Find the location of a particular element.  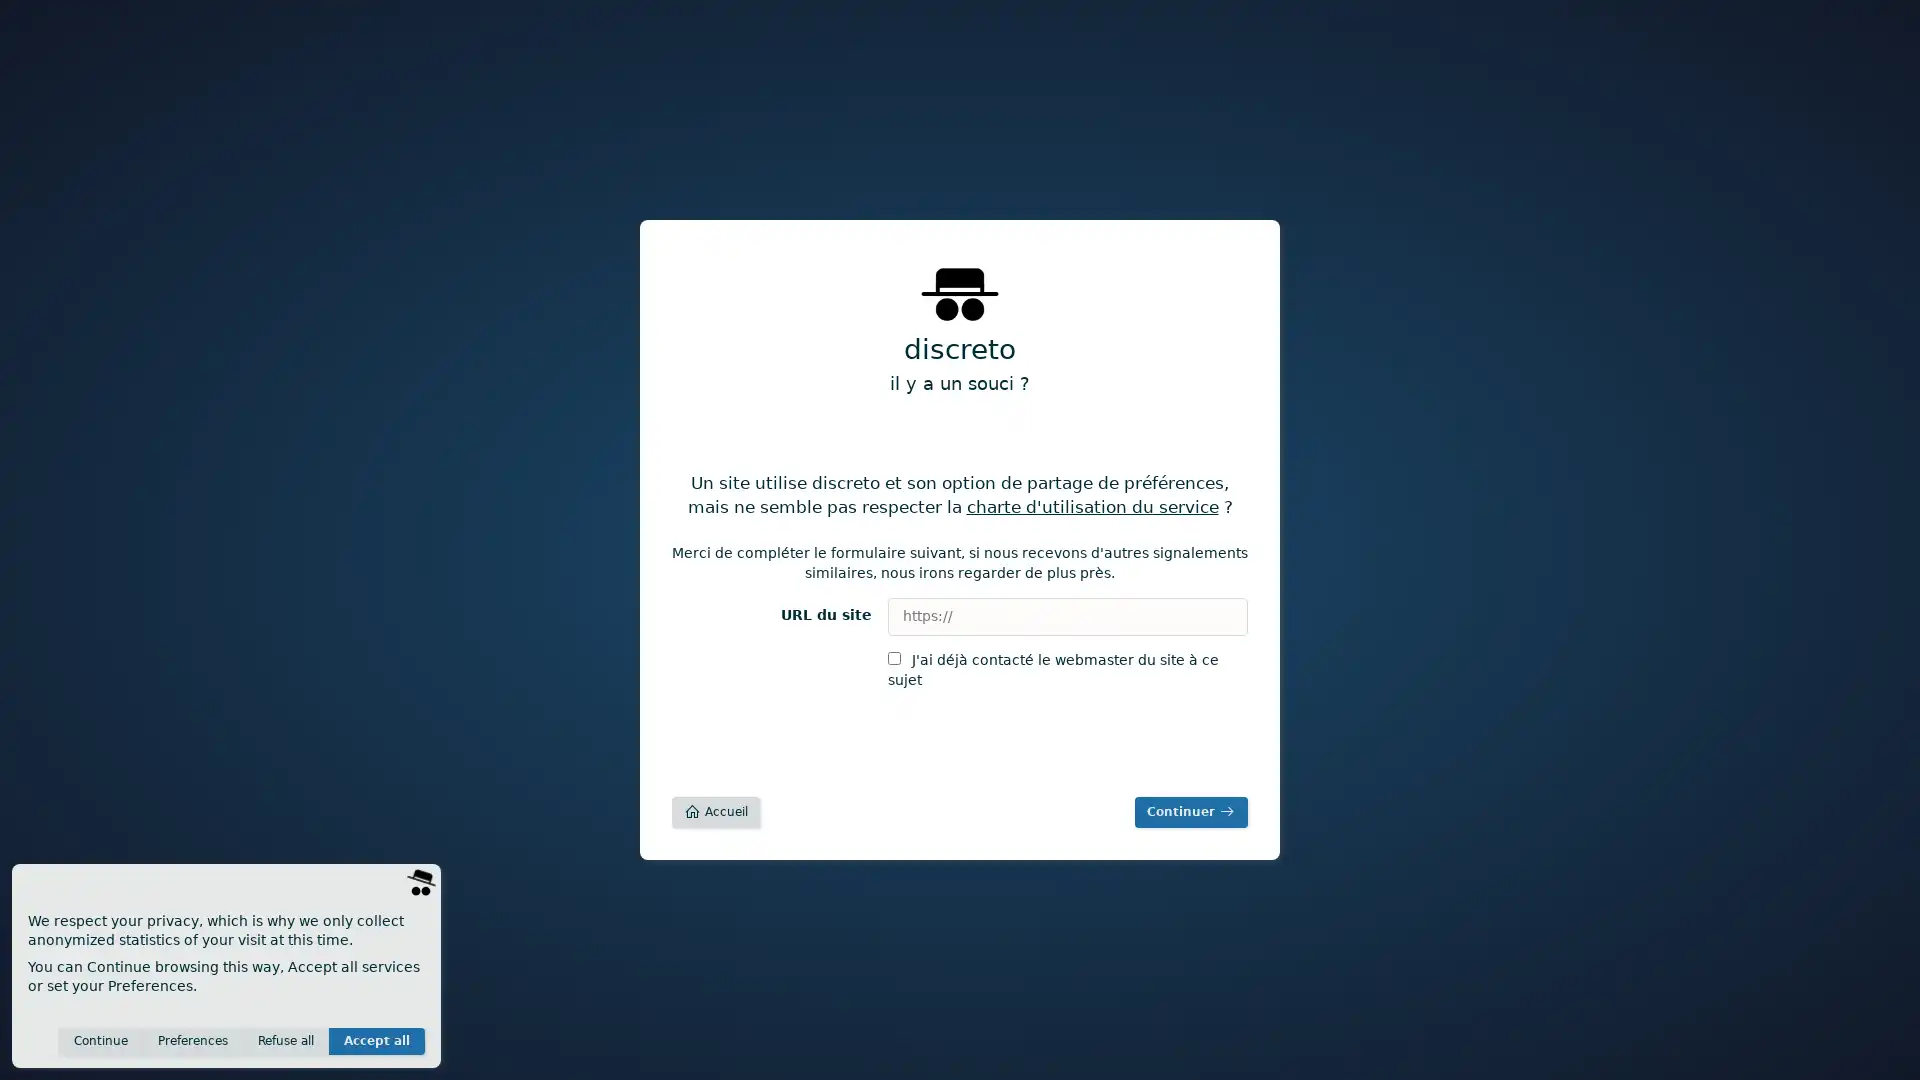

Invisible is located at coordinates (322, 1048).